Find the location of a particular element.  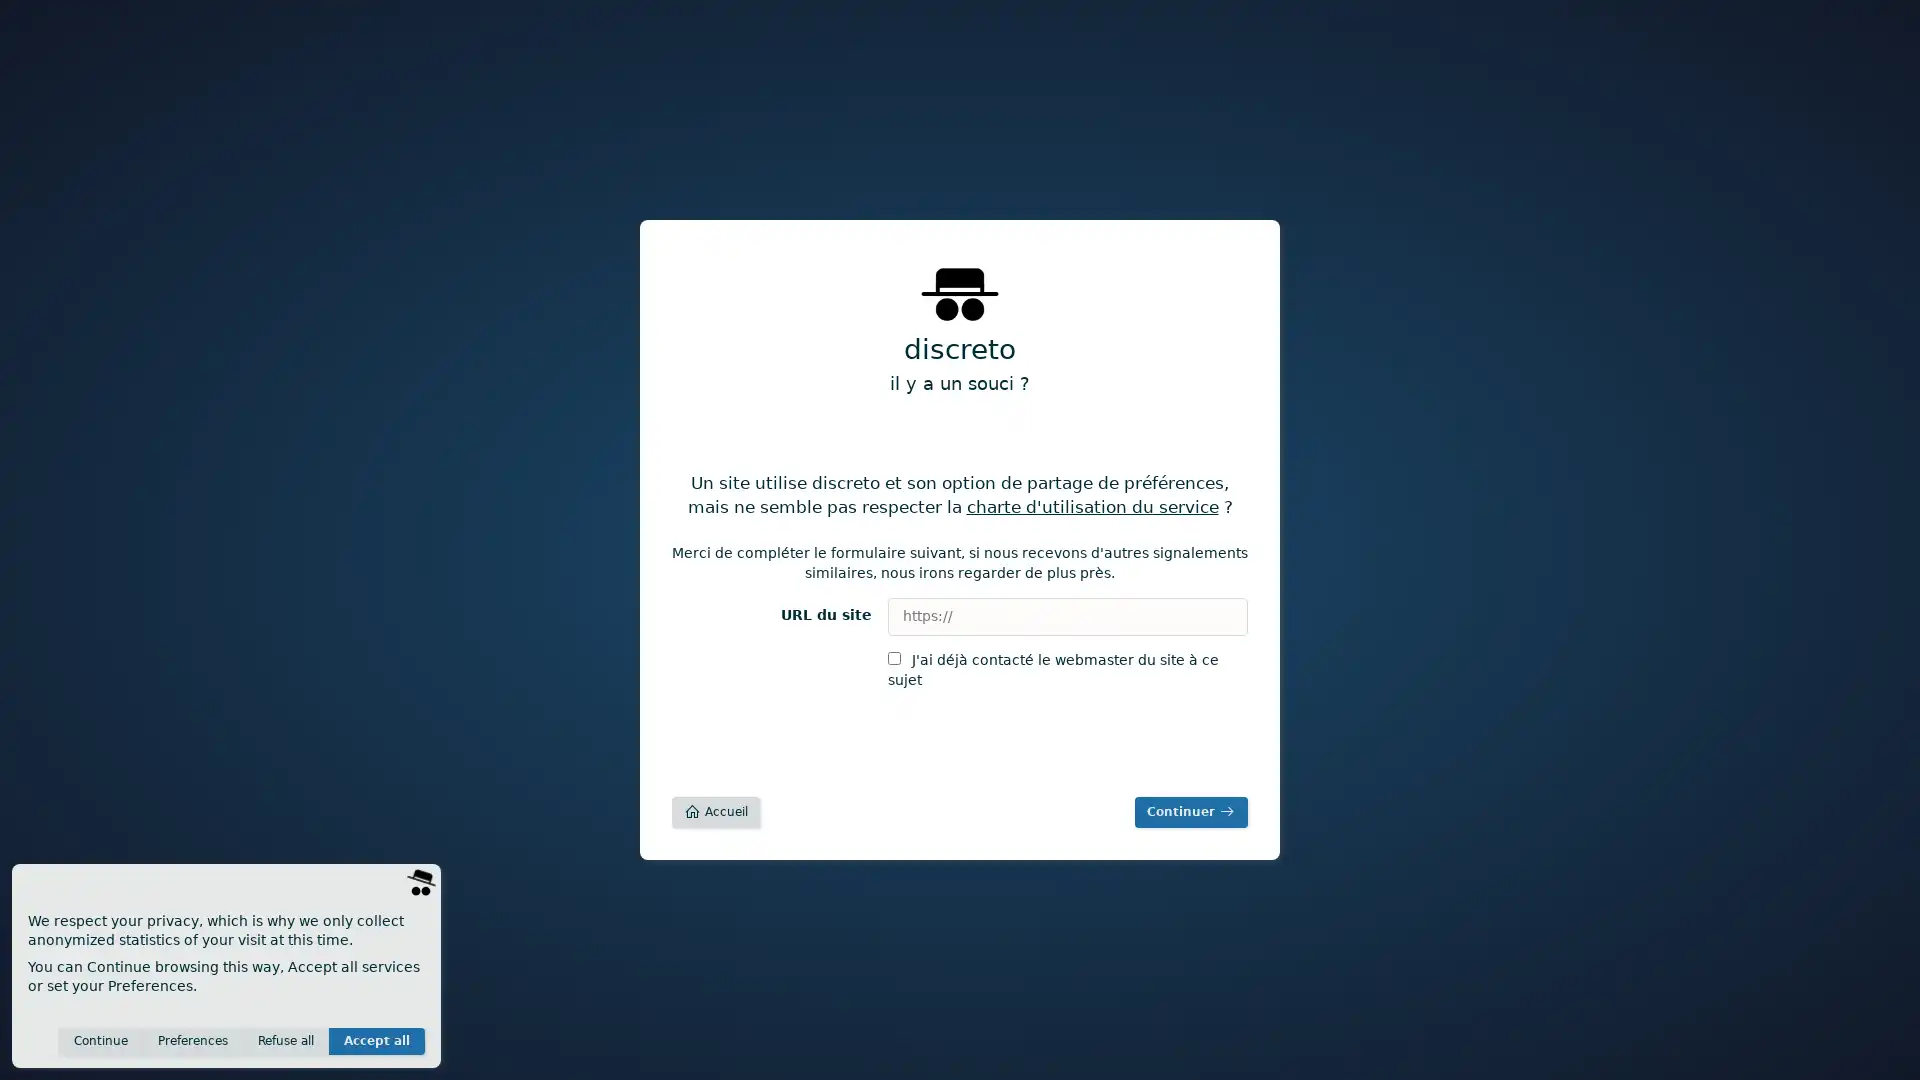

Invisible is located at coordinates (322, 1048).